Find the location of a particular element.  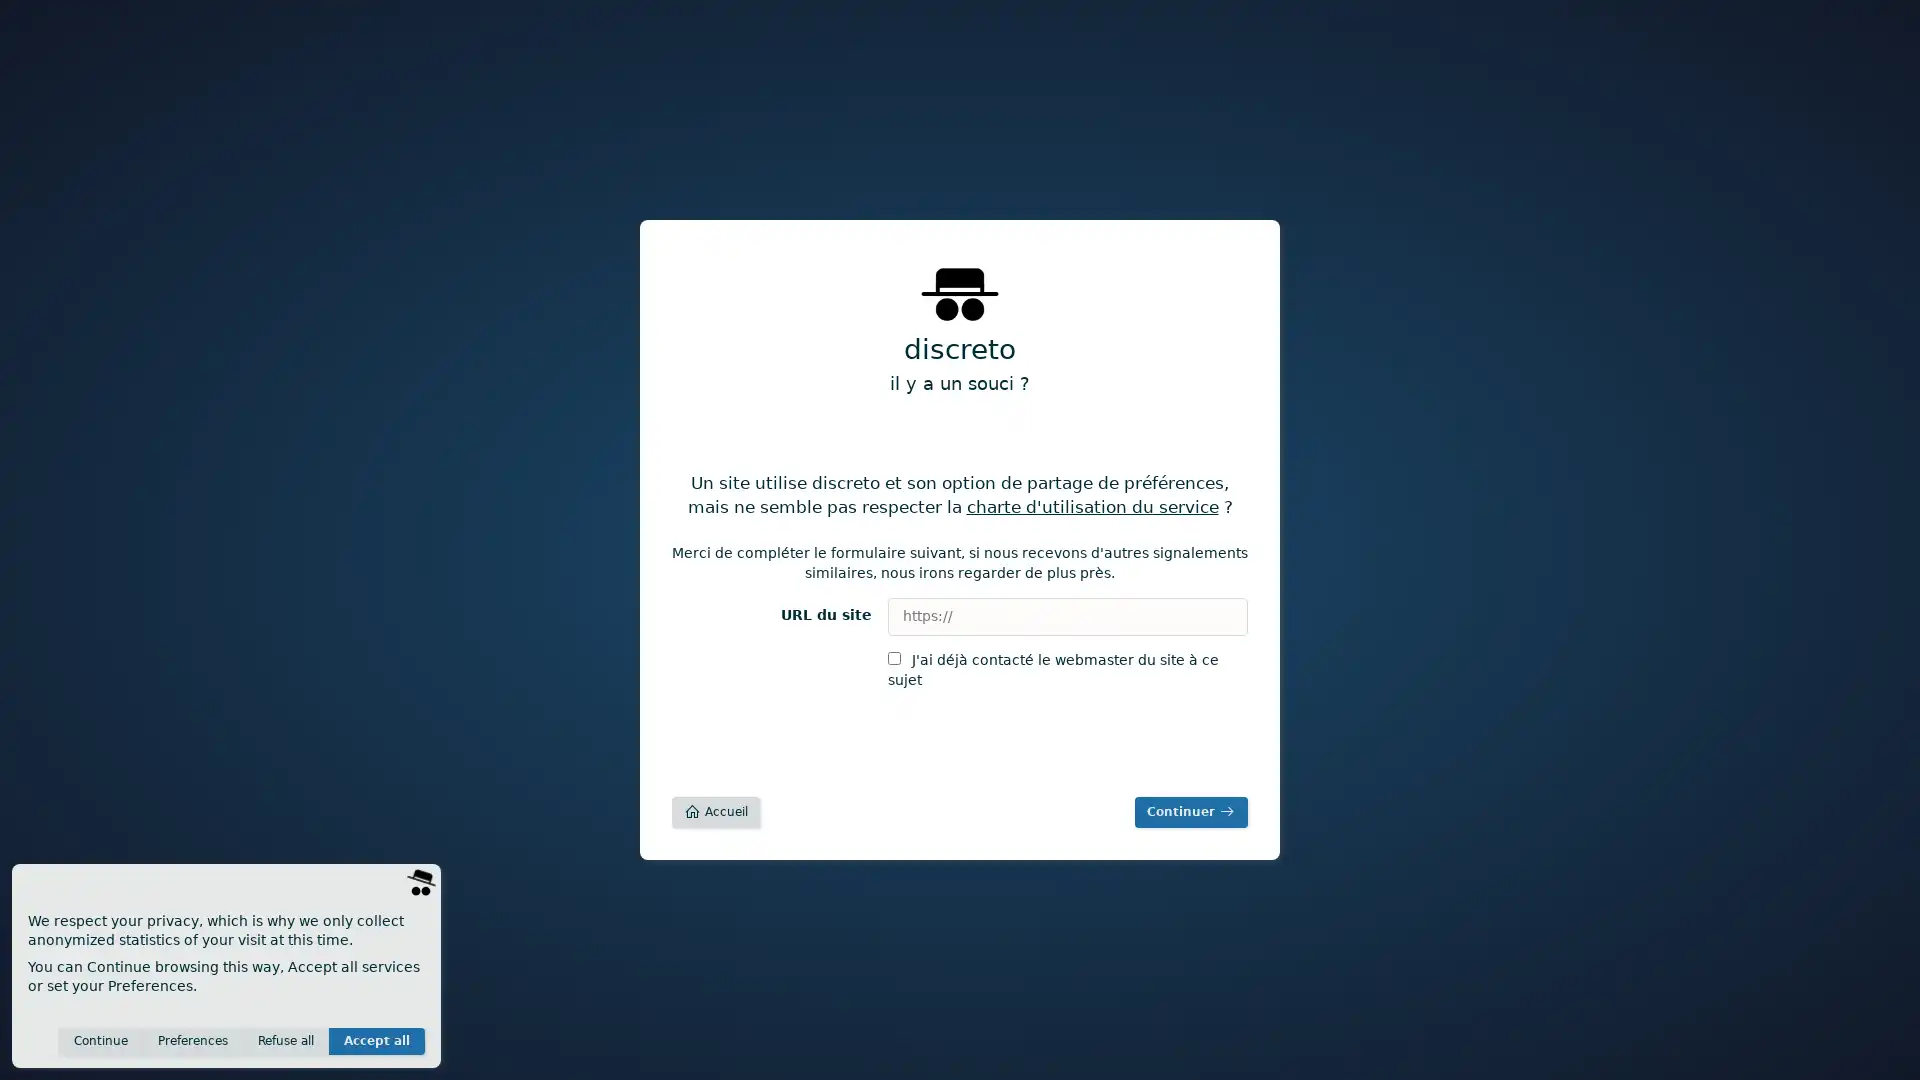

Invisible is located at coordinates (322, 1048).